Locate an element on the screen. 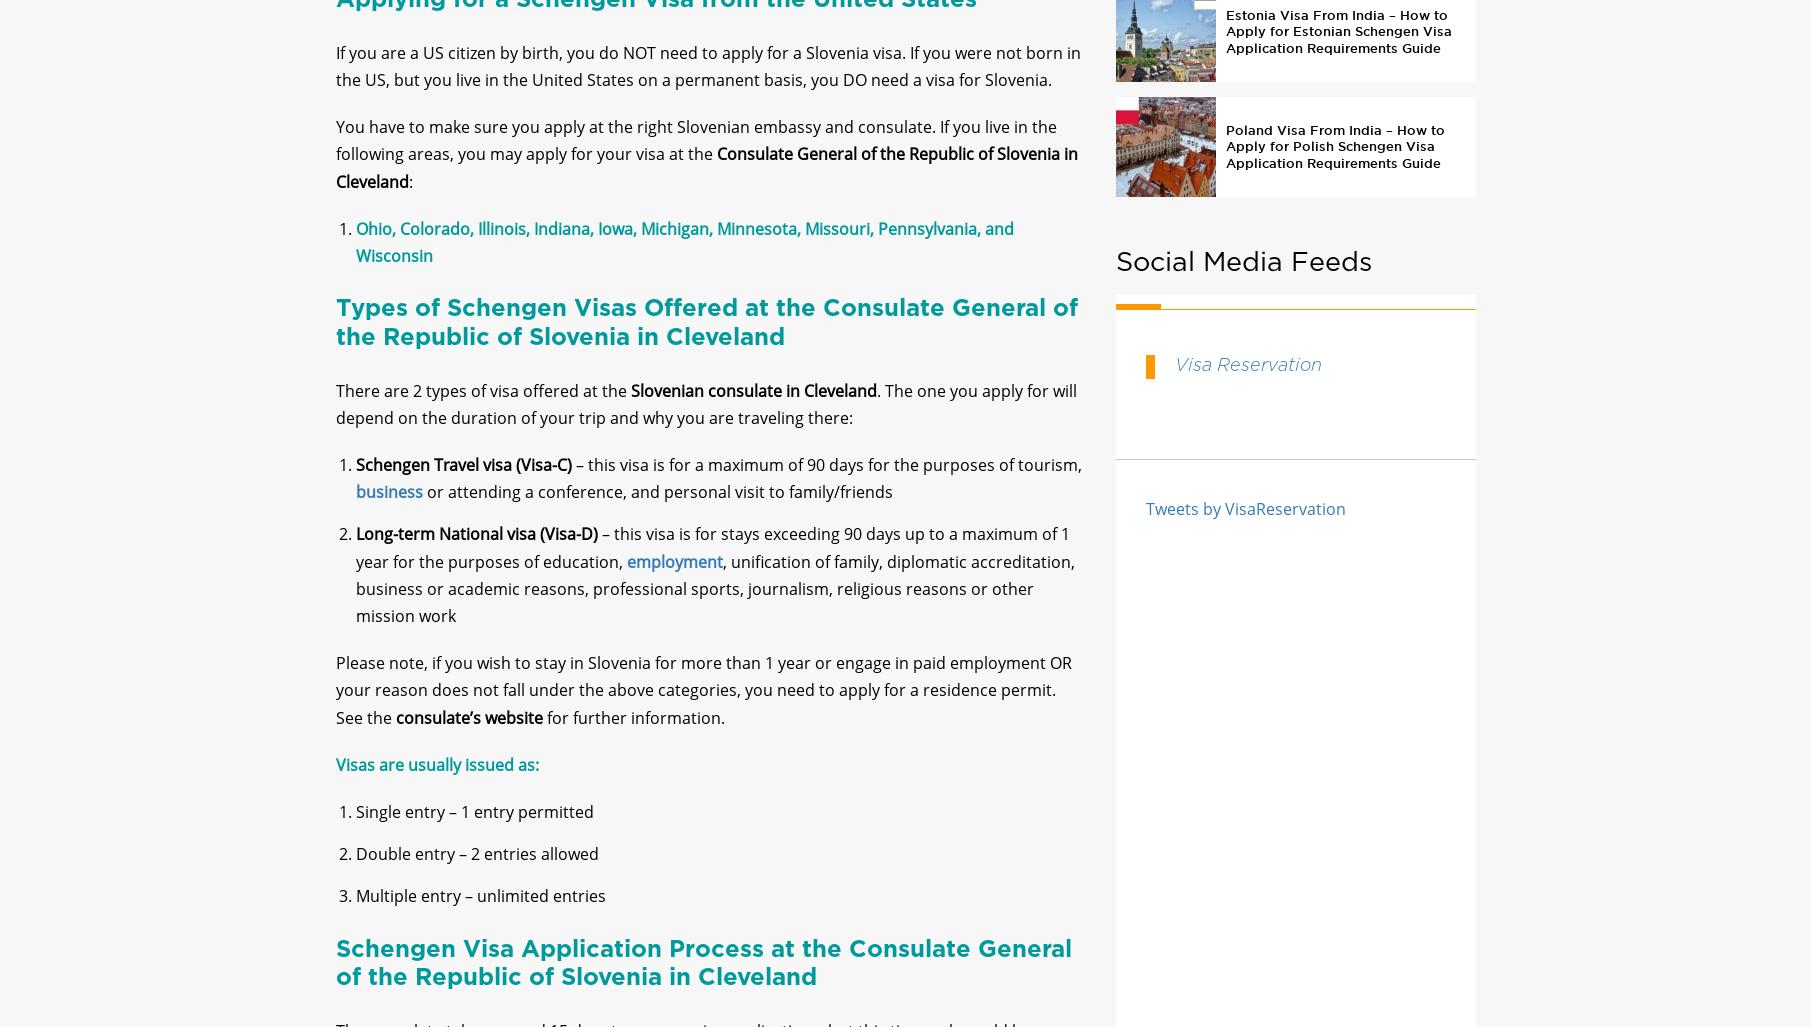  'Visas are usually issued as:' is located at coordinates (436, 780).